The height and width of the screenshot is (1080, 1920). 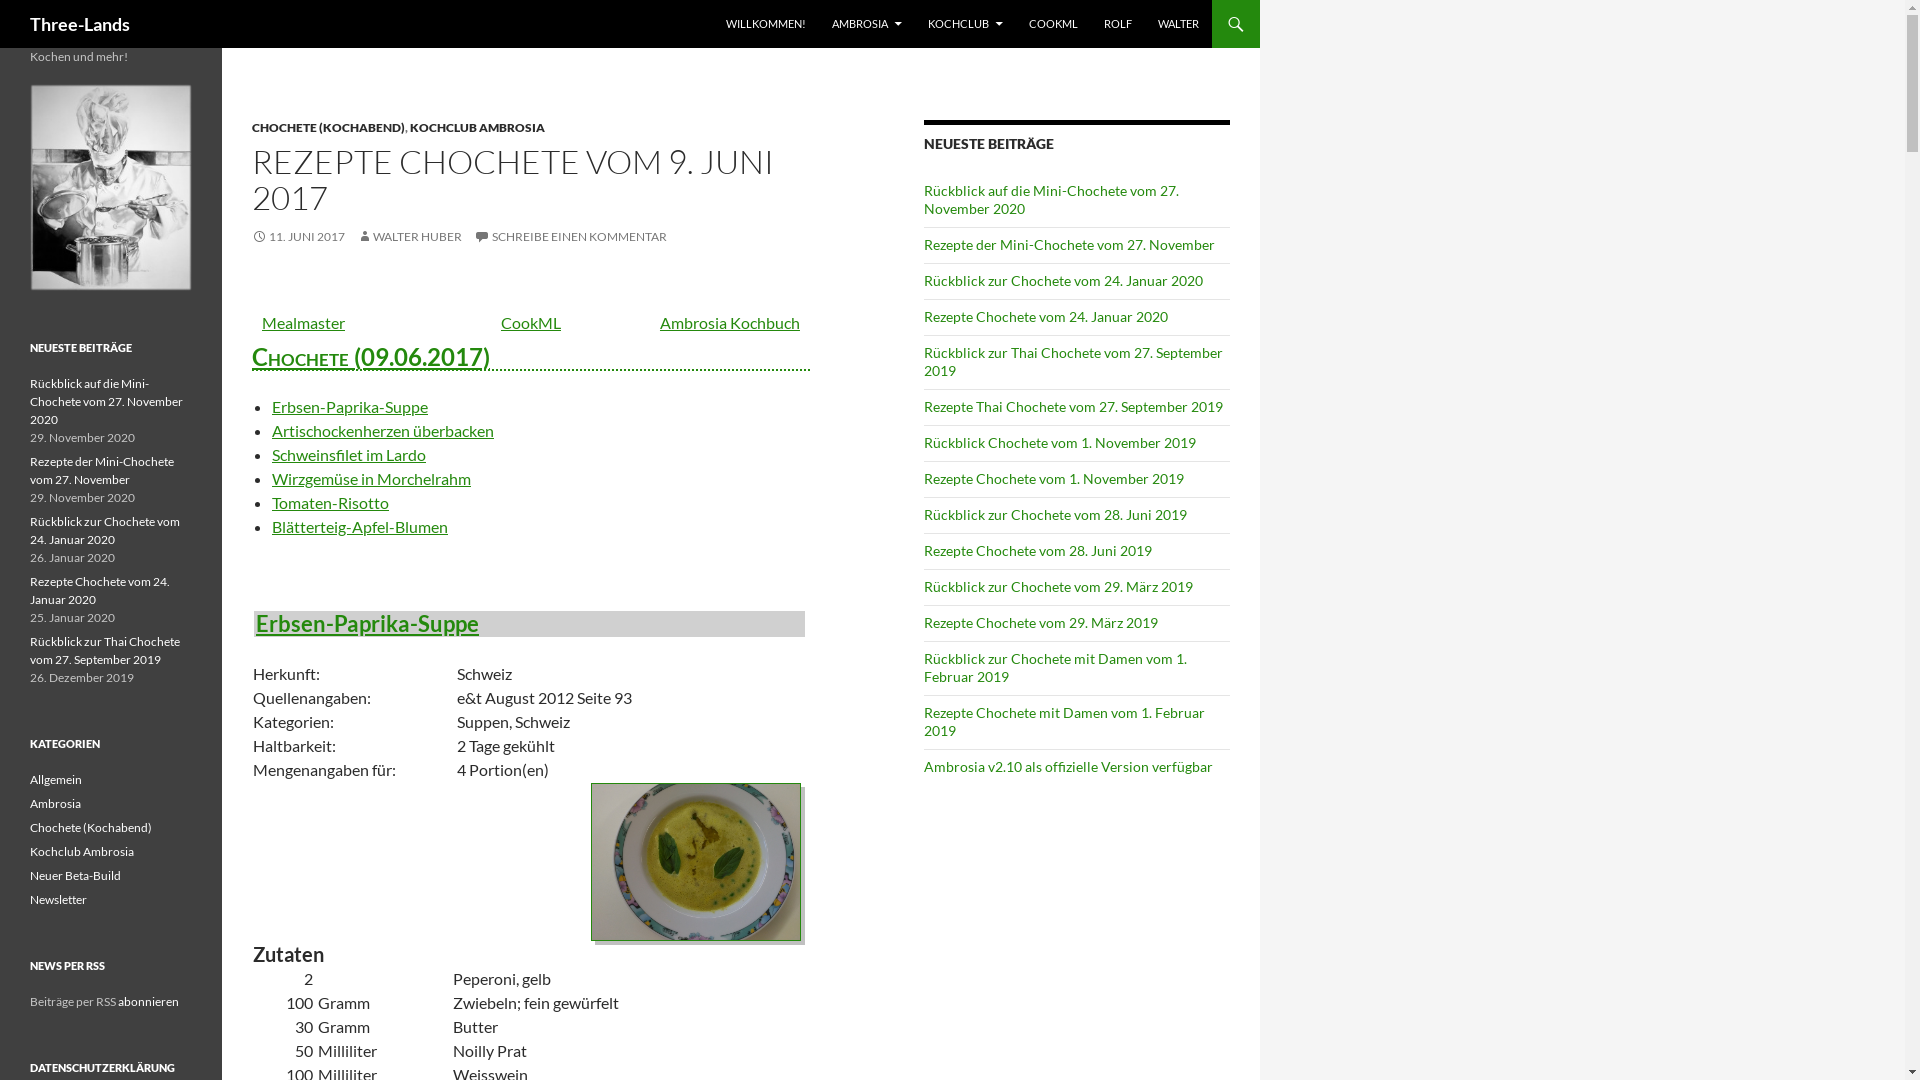 What do you see at coordinates (965, 23) in the screenshot?
I see `'KOCHCLUB'` at bounding box center [965, 23].